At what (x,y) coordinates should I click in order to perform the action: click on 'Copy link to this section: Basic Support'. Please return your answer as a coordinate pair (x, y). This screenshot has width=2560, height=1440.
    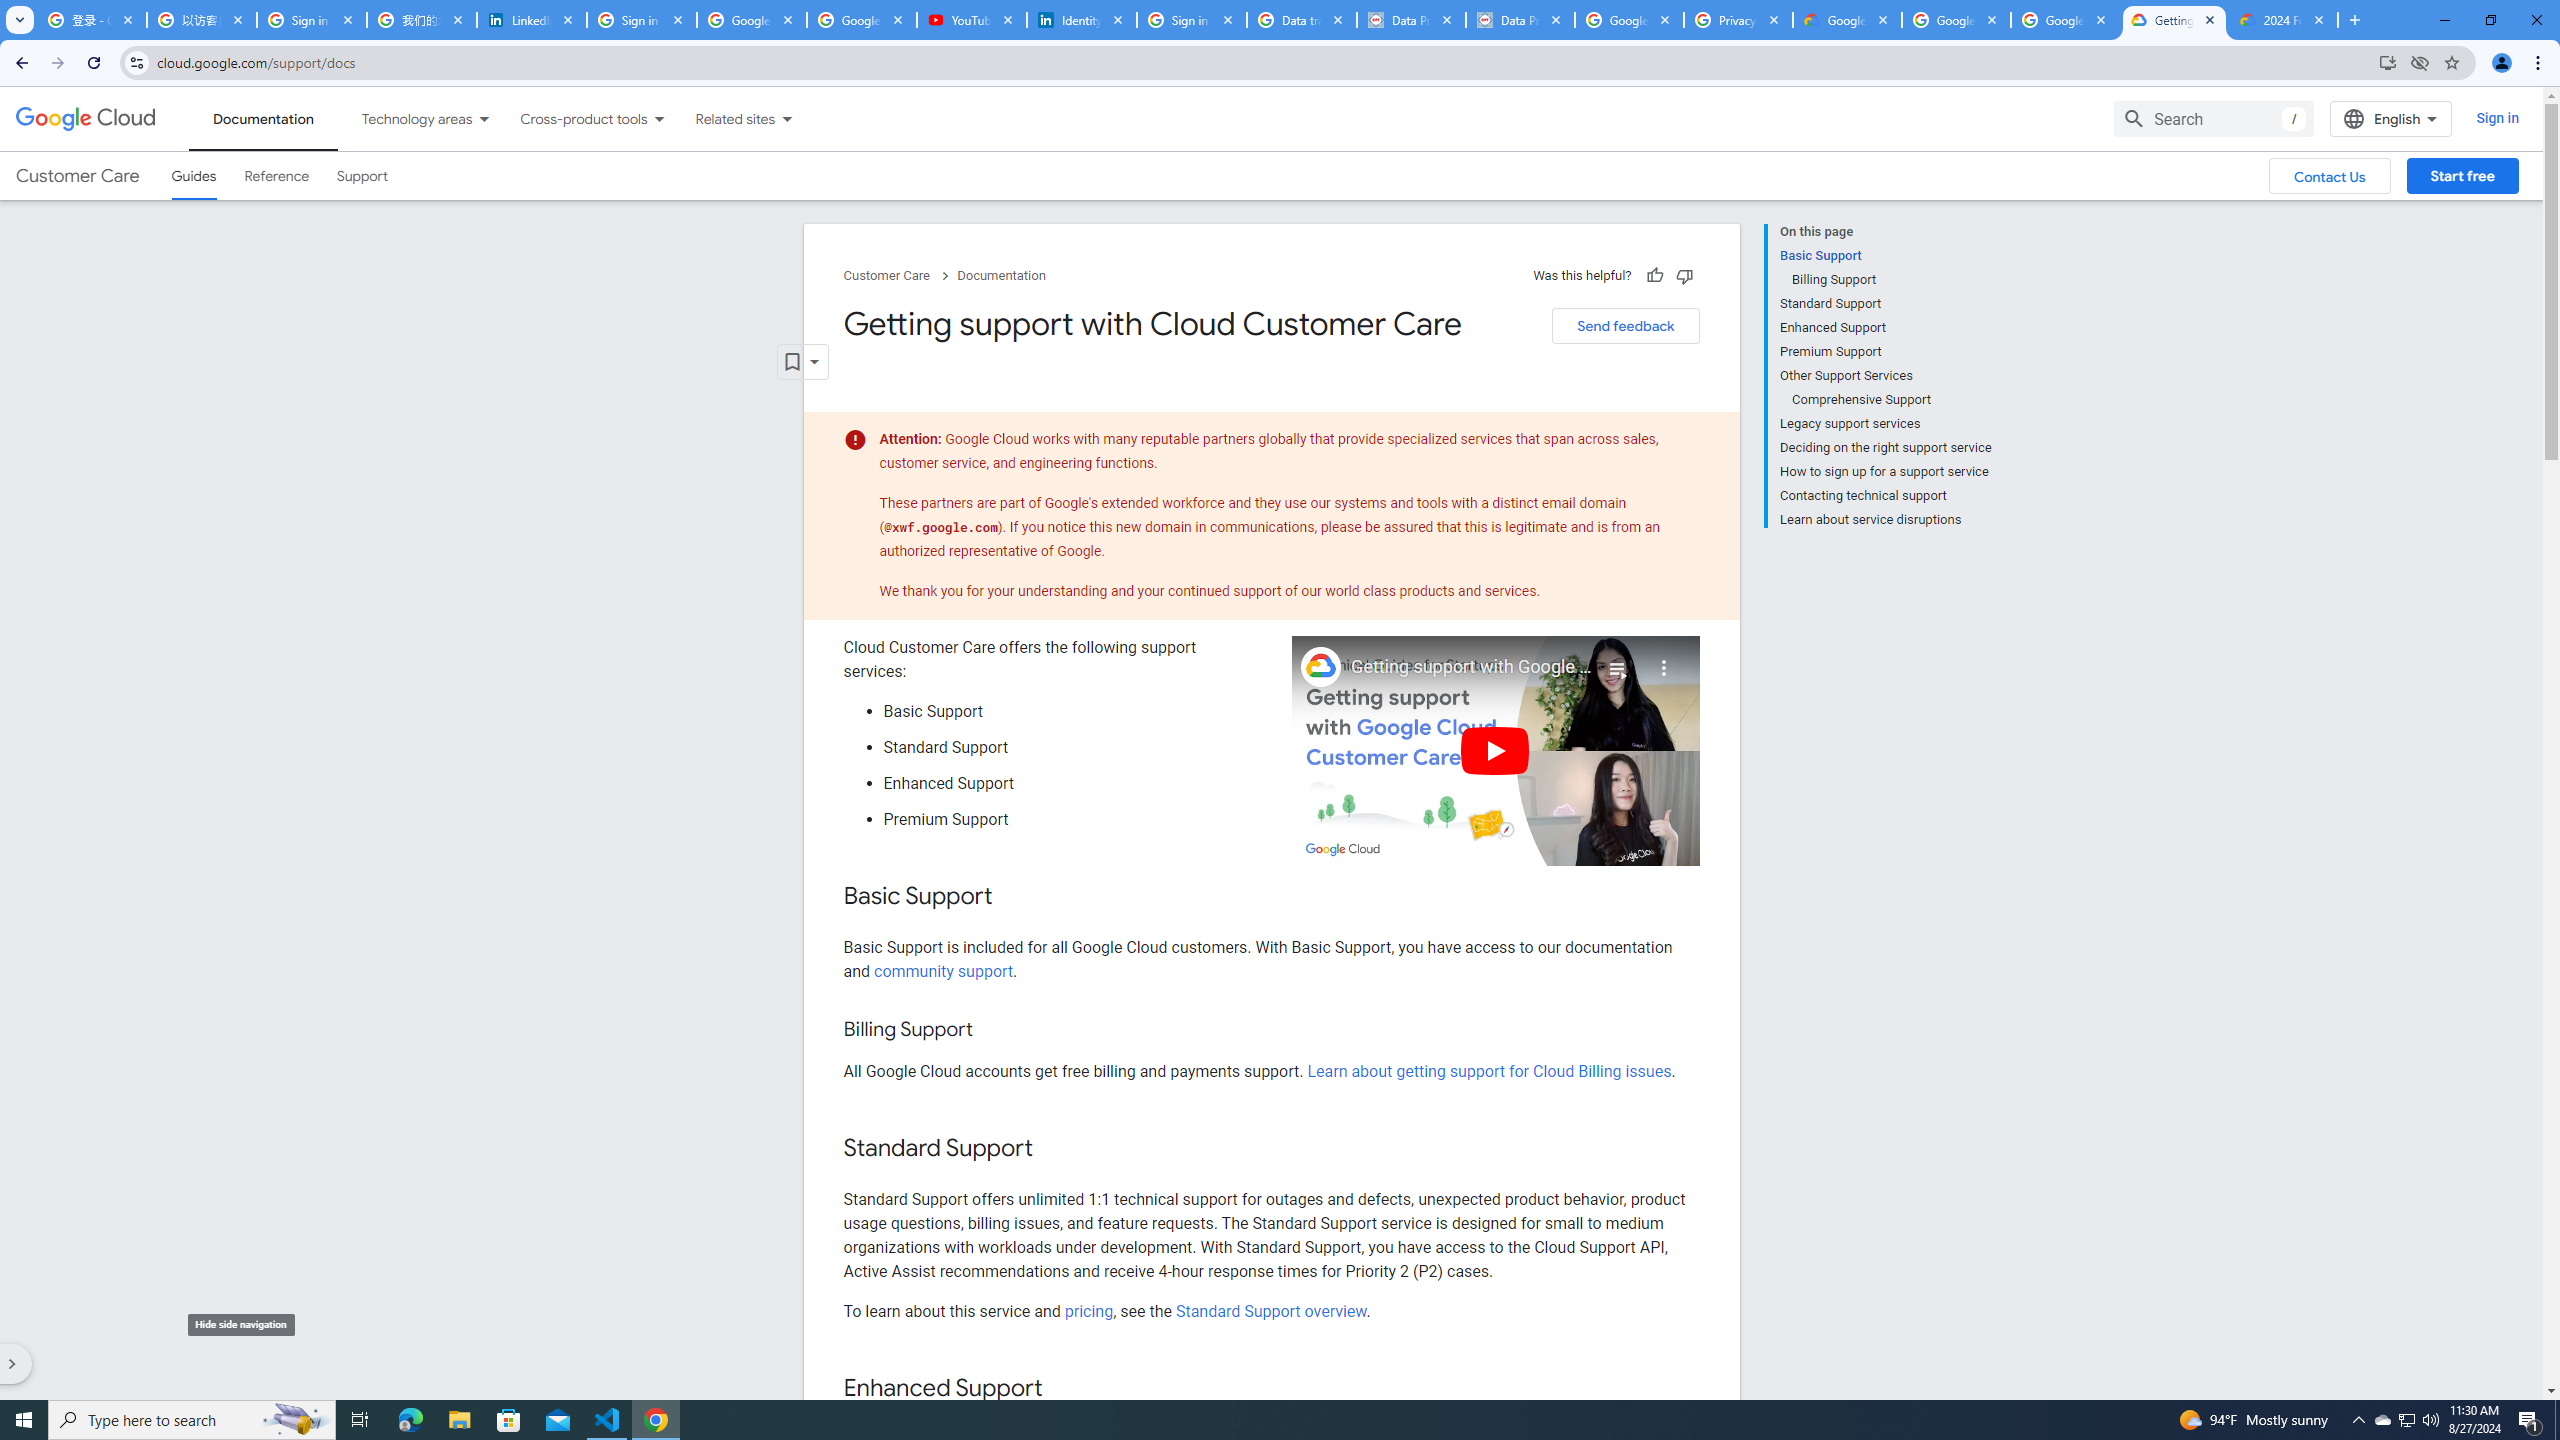
    Looking at the image, I should click on (1012, 896).